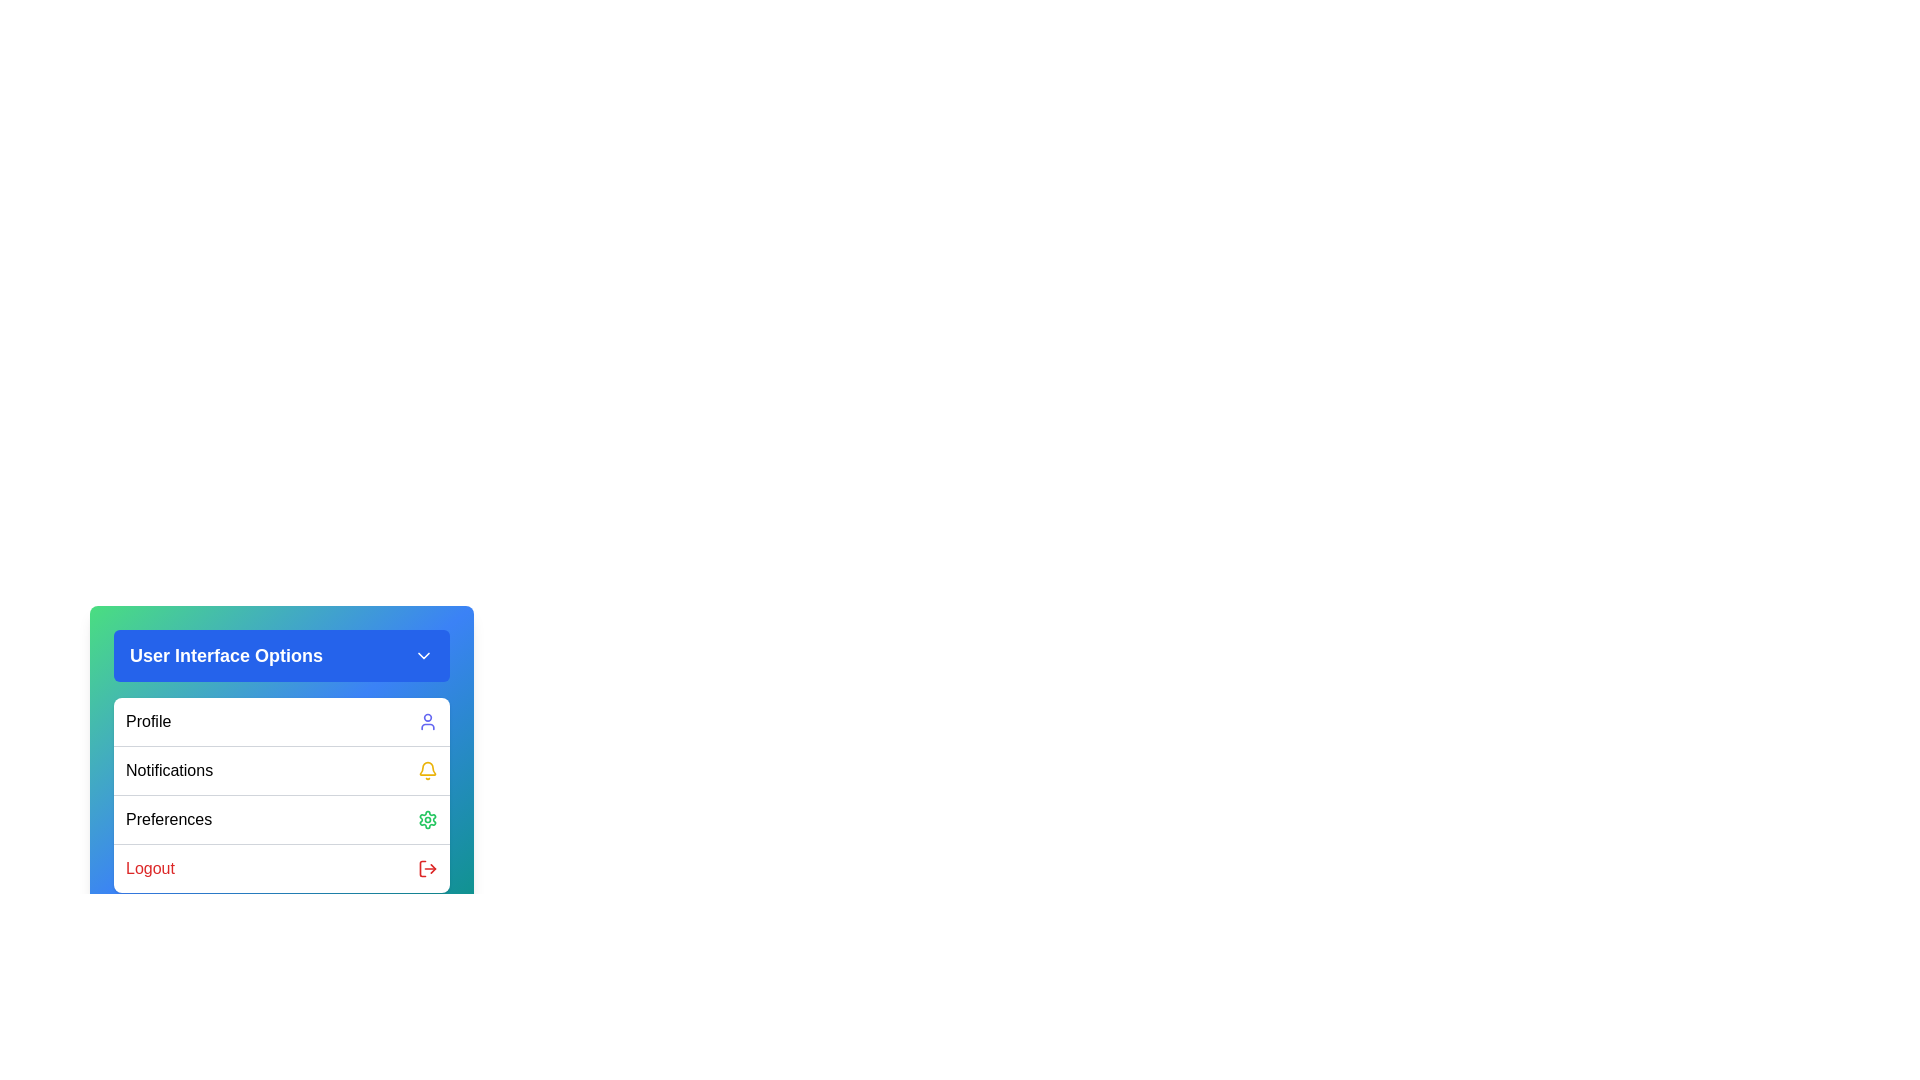  Describe the element at coordinates (281, 655) in the screenshot. I see `the 'User Interface Options' button to toggle the menu` at that location.